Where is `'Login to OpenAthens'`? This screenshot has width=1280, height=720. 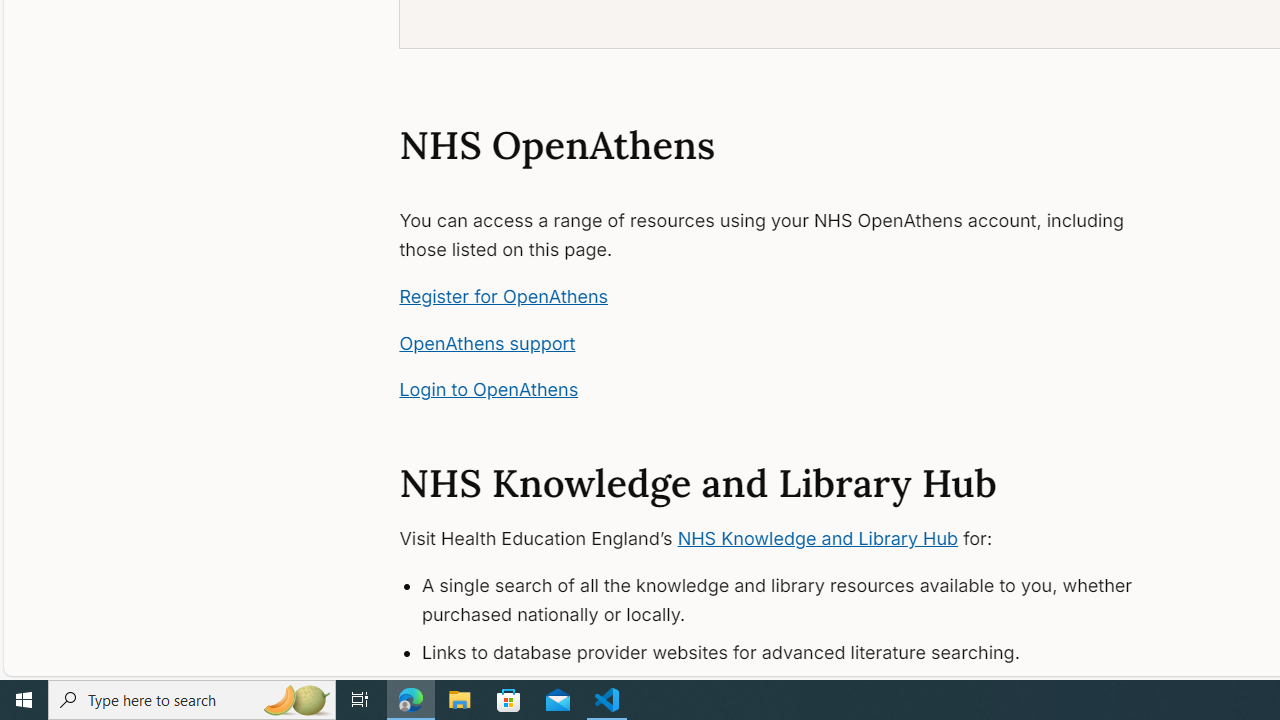 'Login to OpenAthens' is located at coordinates (488, 389).